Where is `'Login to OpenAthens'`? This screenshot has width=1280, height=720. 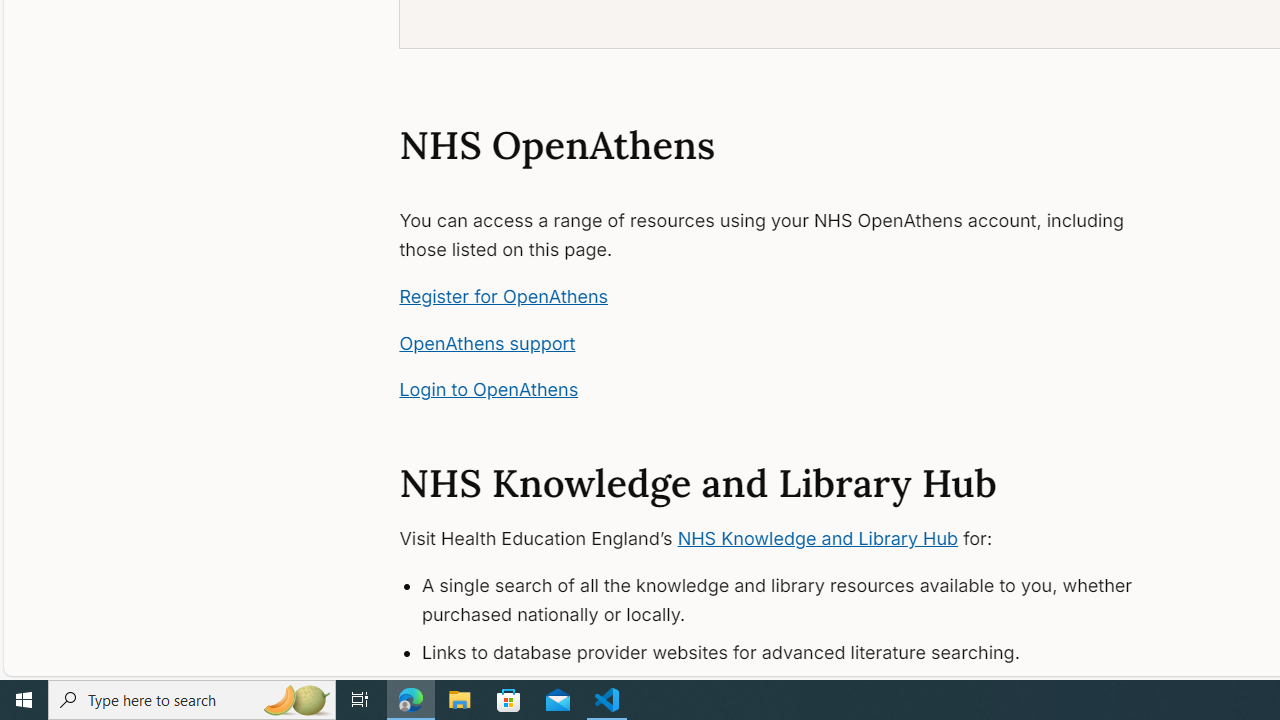 'Login to OpenAthens' is located at coordinates (488, 389).